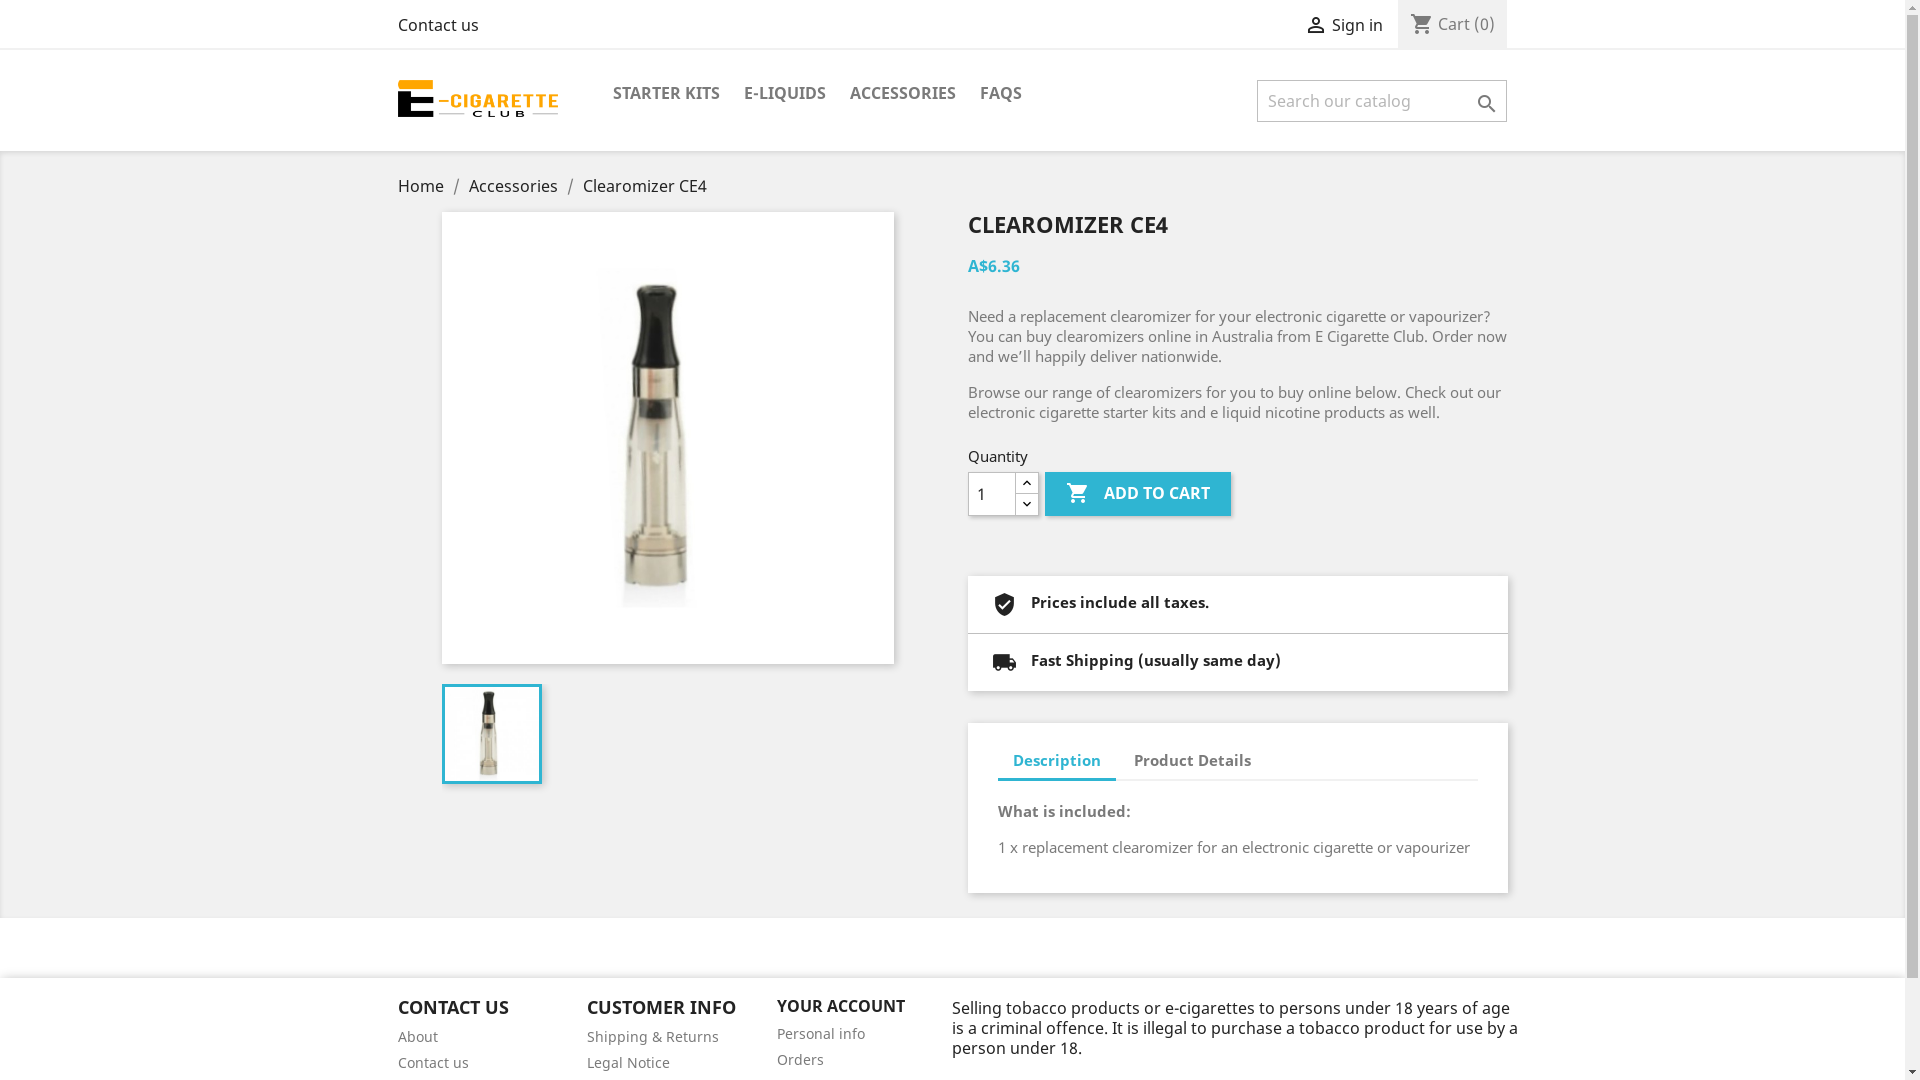 Image resolution: width=1920 pixels, height=1080 pixels. What do you see at coordinates (1192, 760) in the screenshot?
I see `'Product Details'` at bounding box center [1192, 760].